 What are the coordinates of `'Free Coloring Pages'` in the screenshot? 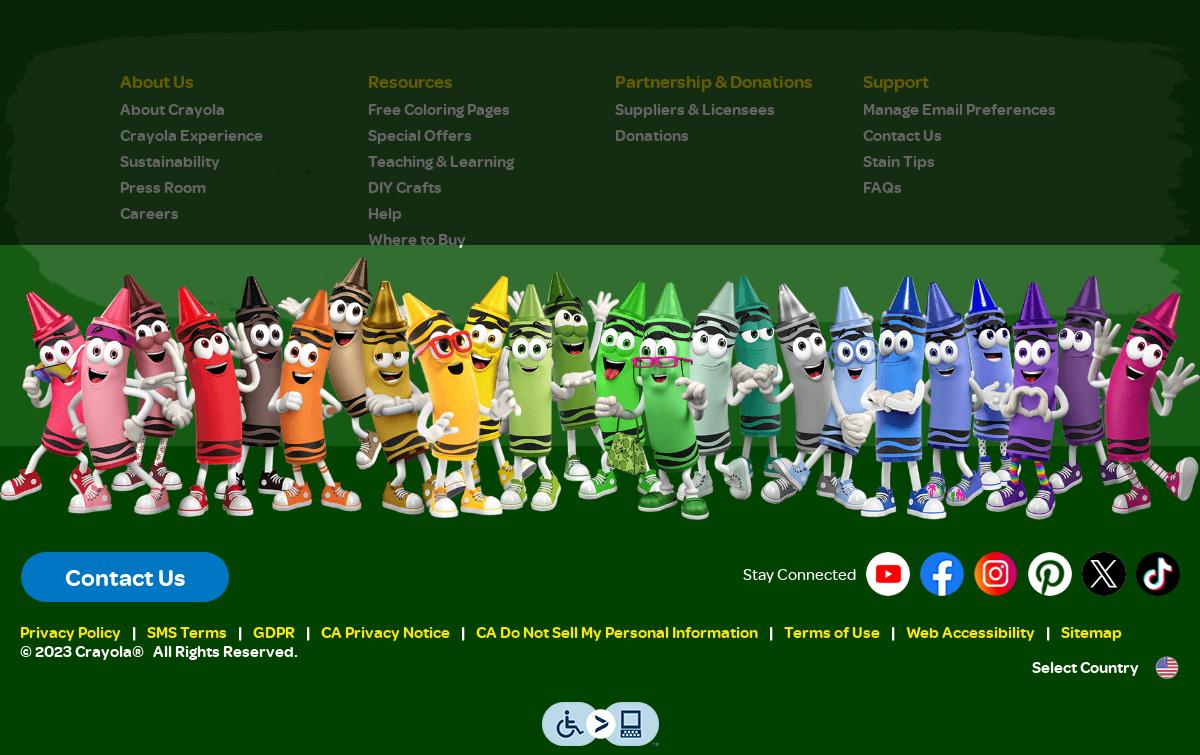 It's located at (438, 107).